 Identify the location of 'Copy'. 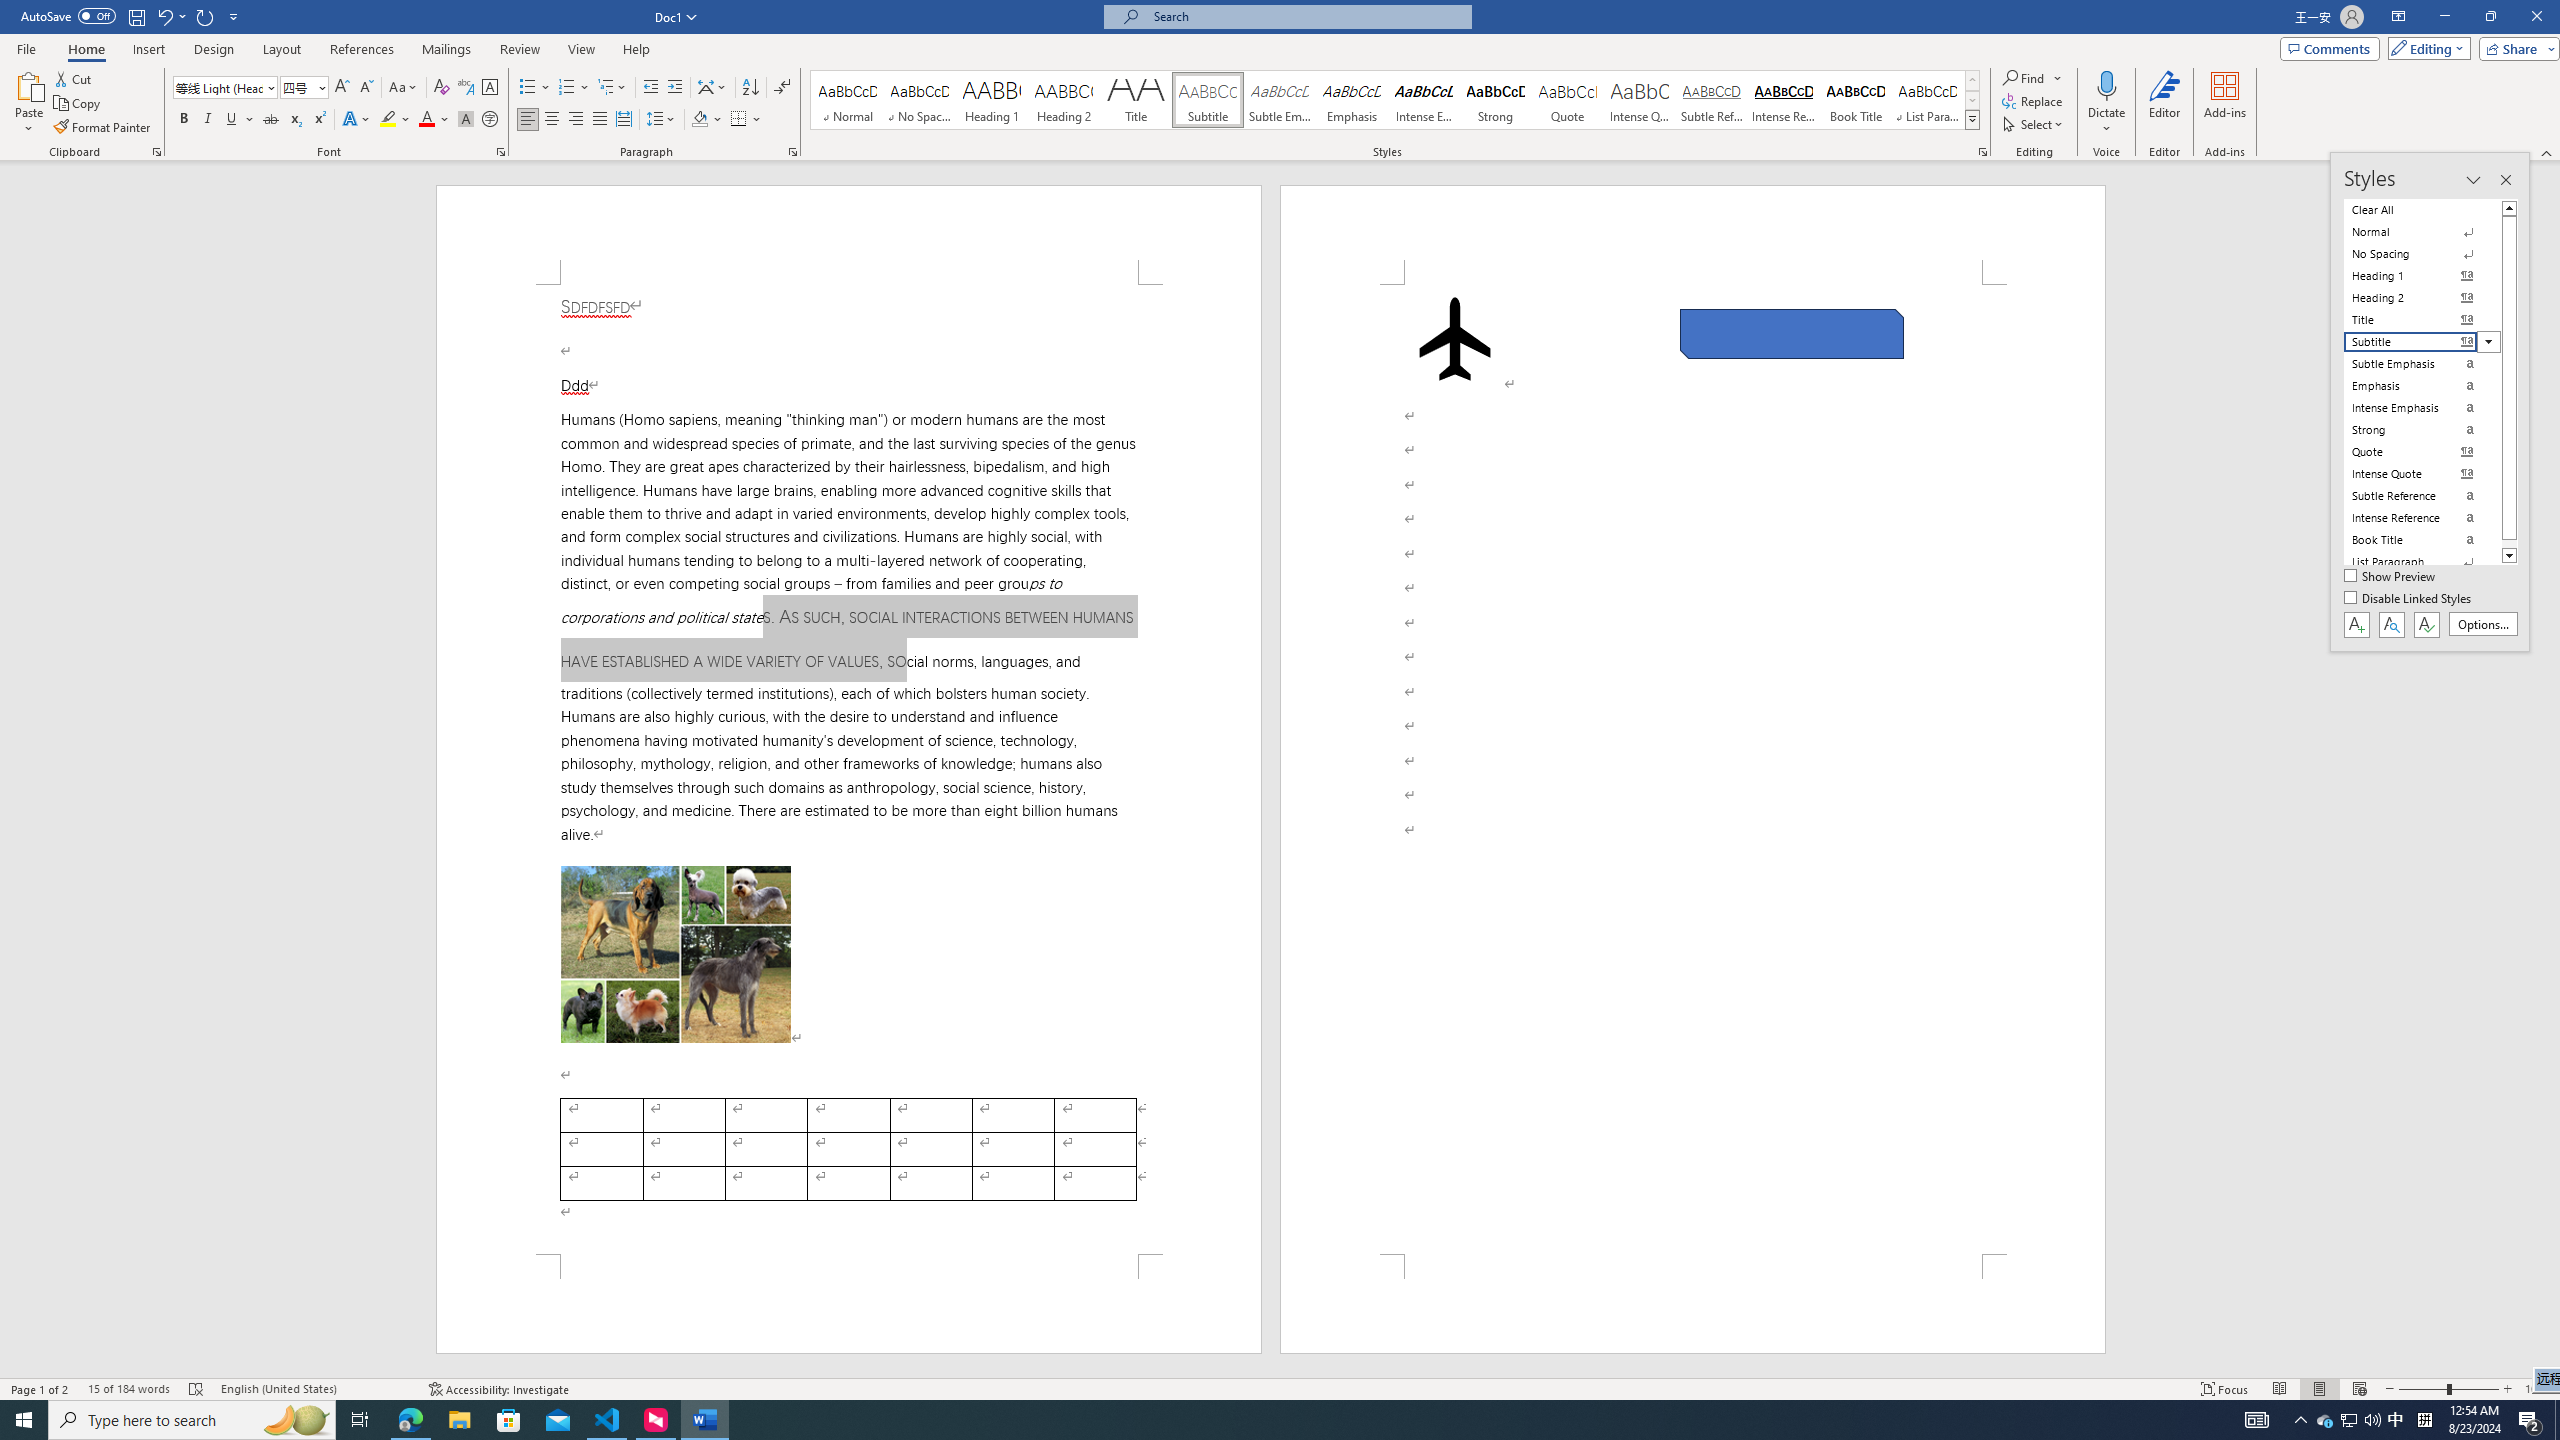
(78, 103).